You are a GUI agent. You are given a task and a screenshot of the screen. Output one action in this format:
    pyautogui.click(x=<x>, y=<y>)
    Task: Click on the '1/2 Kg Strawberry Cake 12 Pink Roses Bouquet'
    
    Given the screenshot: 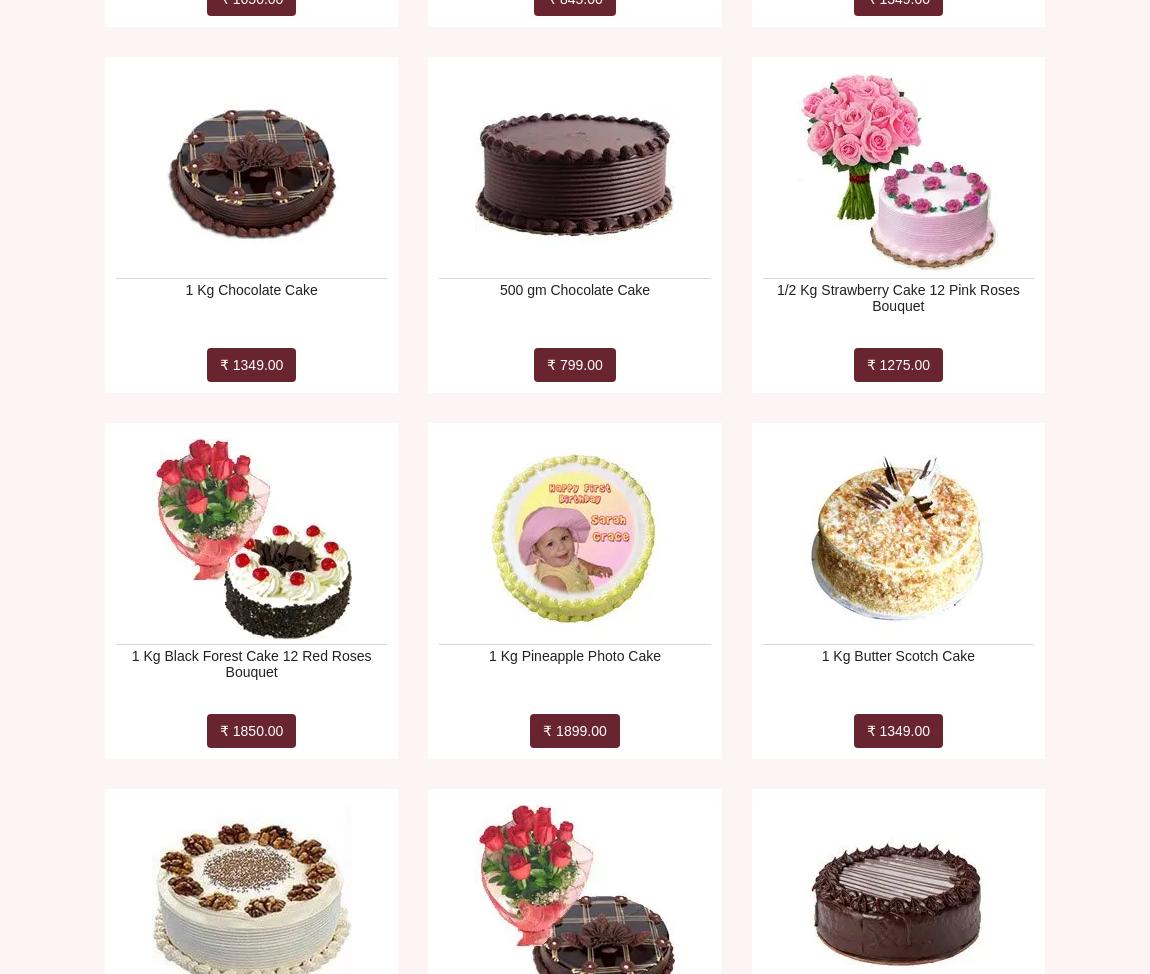 What is the action you would take?
    pyautogui.click(x=897, y=297)
    